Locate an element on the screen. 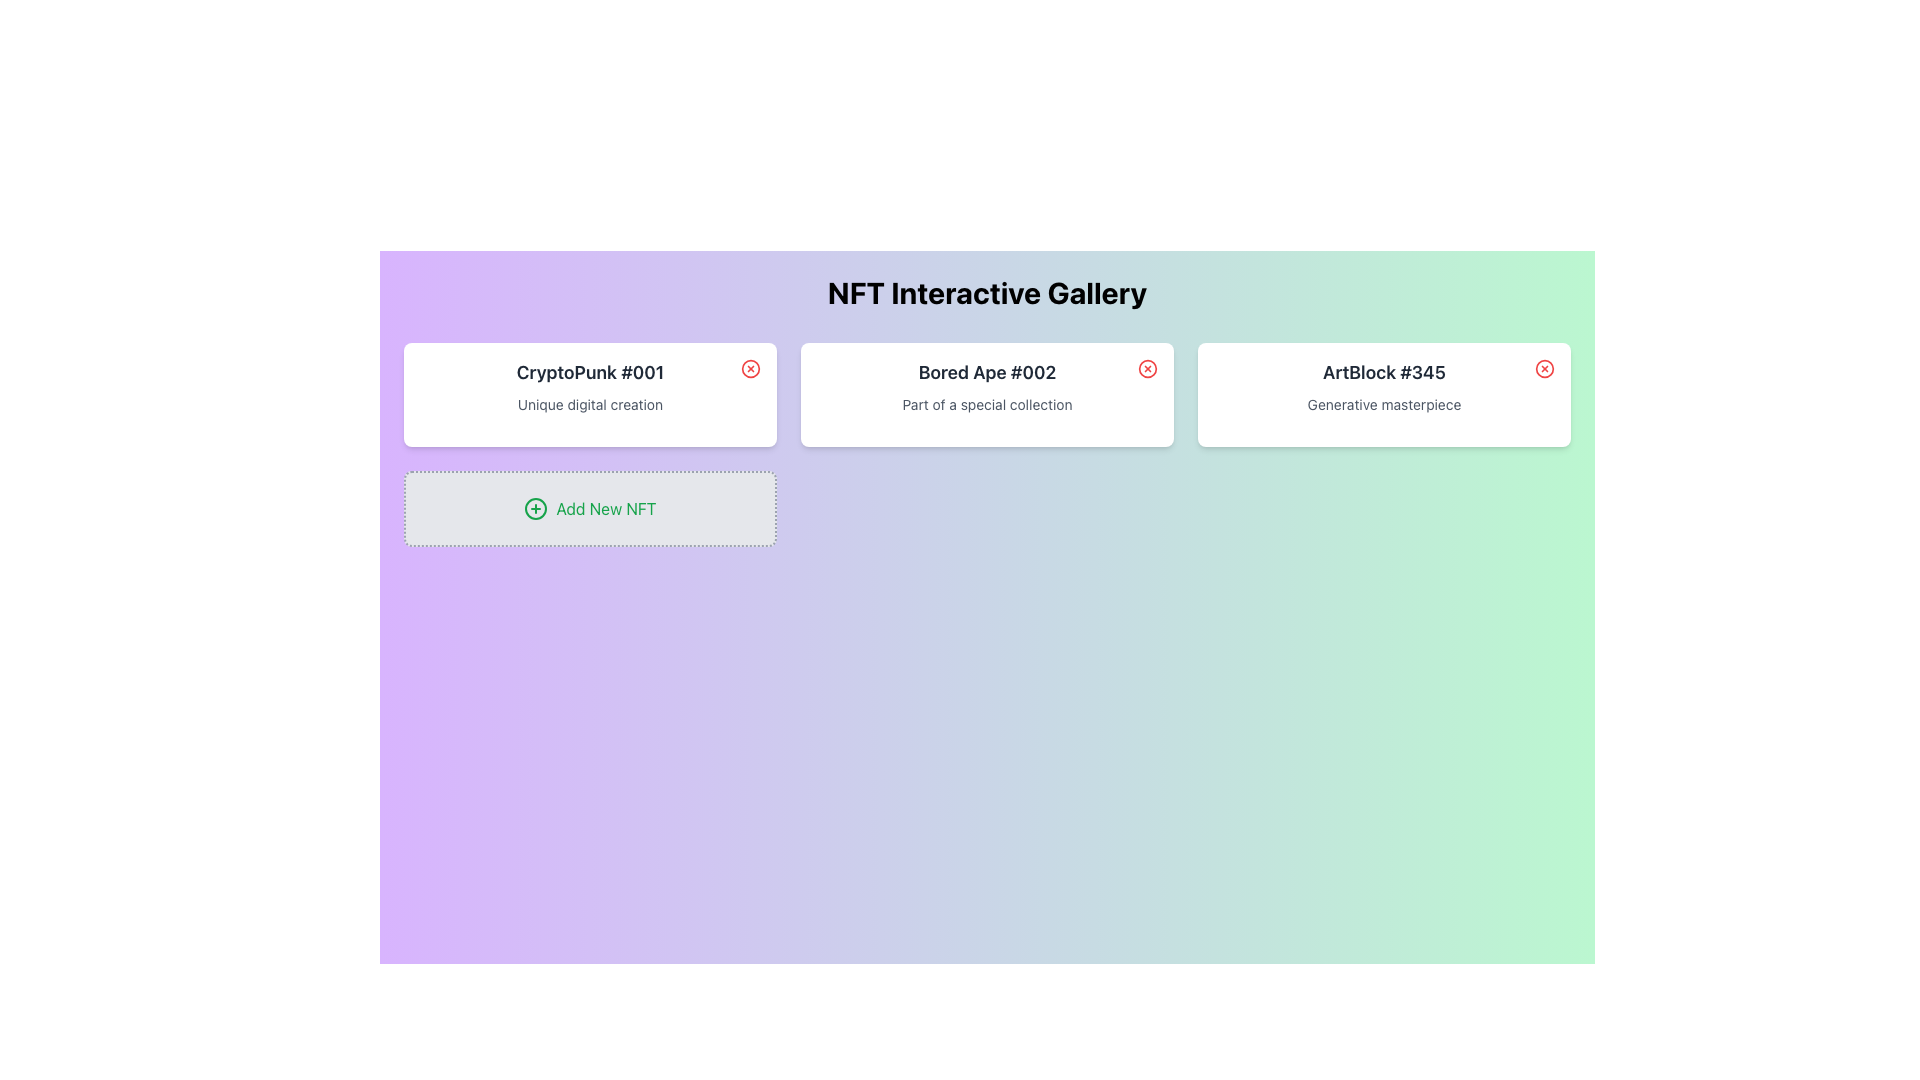 Image resolution: width=1920 pixels, height=1080 pixels. the Information Card titled 'ArtBlock #345', which has a white background, rounded corners, and a red close icon in the top-right corner is located at coordinates (1383, 394).